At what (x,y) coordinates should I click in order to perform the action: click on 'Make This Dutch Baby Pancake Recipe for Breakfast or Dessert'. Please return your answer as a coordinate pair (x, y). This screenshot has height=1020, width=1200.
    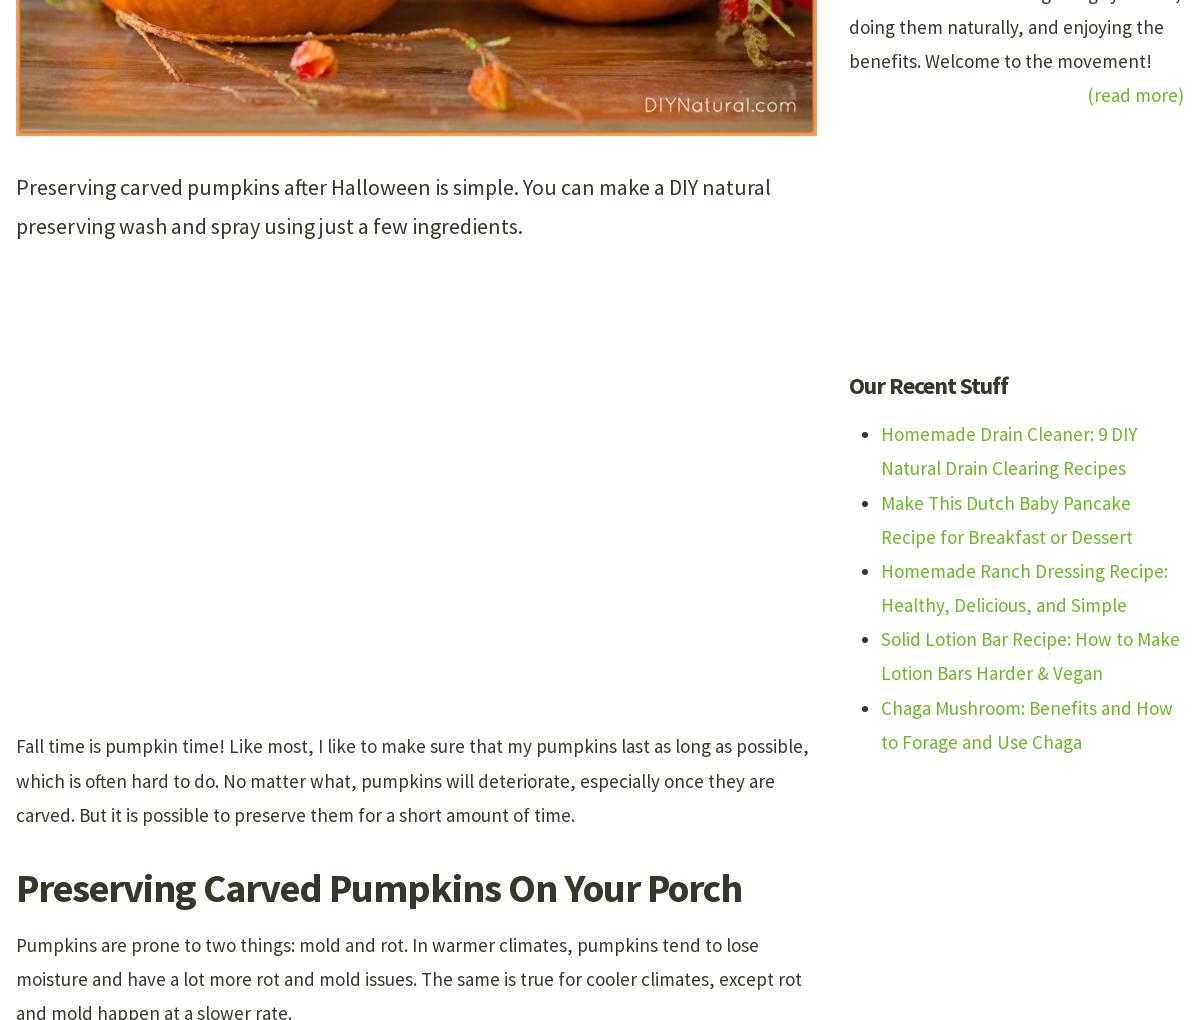
    Looking at the image, I should click on (1007, 517).